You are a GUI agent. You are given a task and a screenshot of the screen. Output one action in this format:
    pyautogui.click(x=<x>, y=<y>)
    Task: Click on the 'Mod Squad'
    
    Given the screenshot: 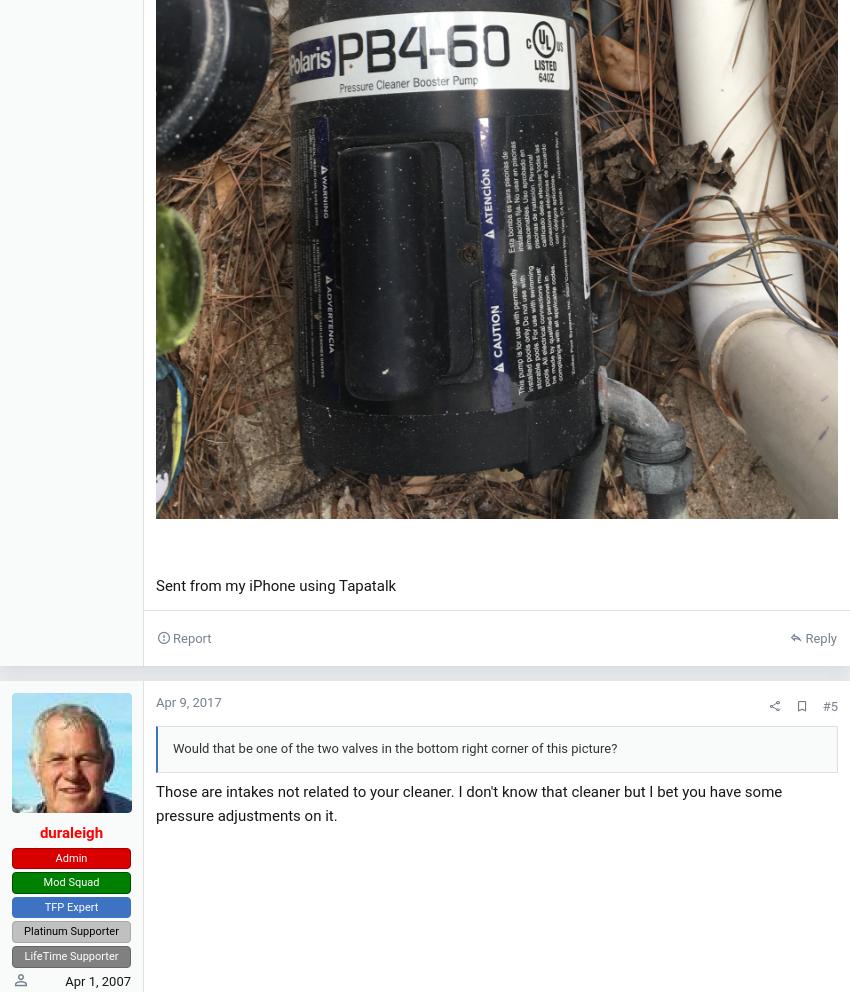 What is the action you would take?
    pyautogui.click(x=70, y=882)
    